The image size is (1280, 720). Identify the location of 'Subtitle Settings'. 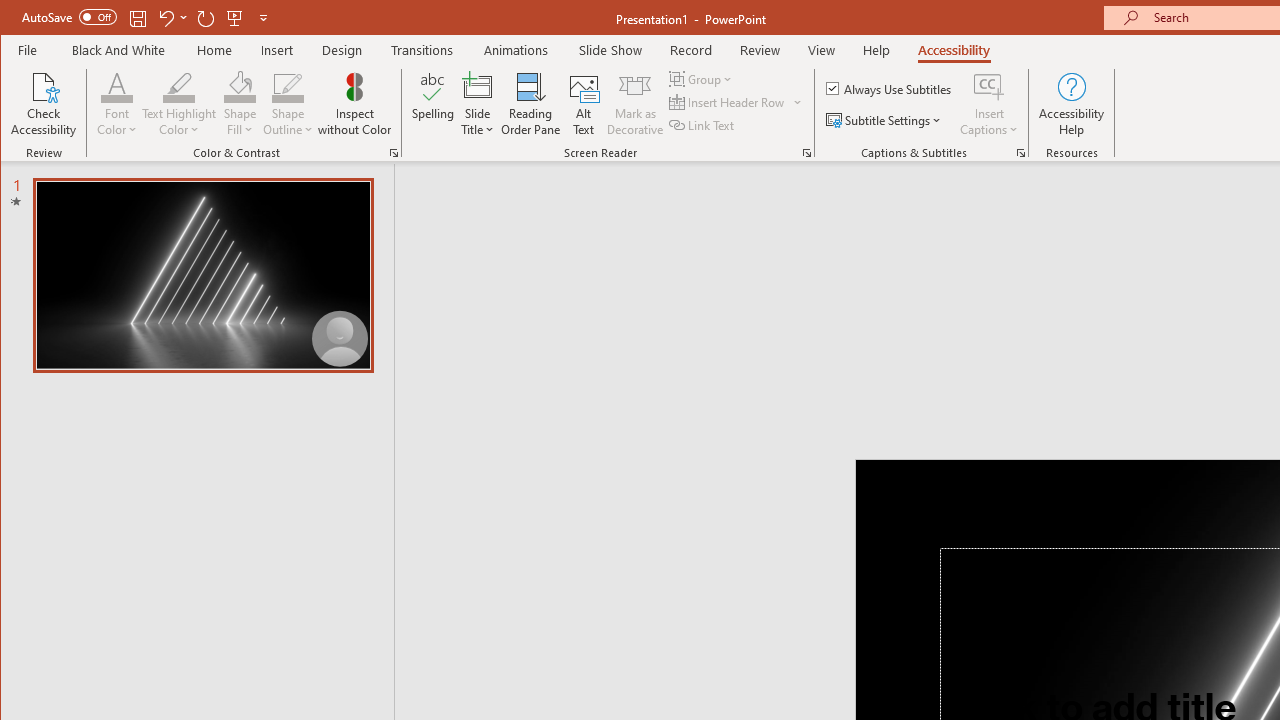
(884, 120).